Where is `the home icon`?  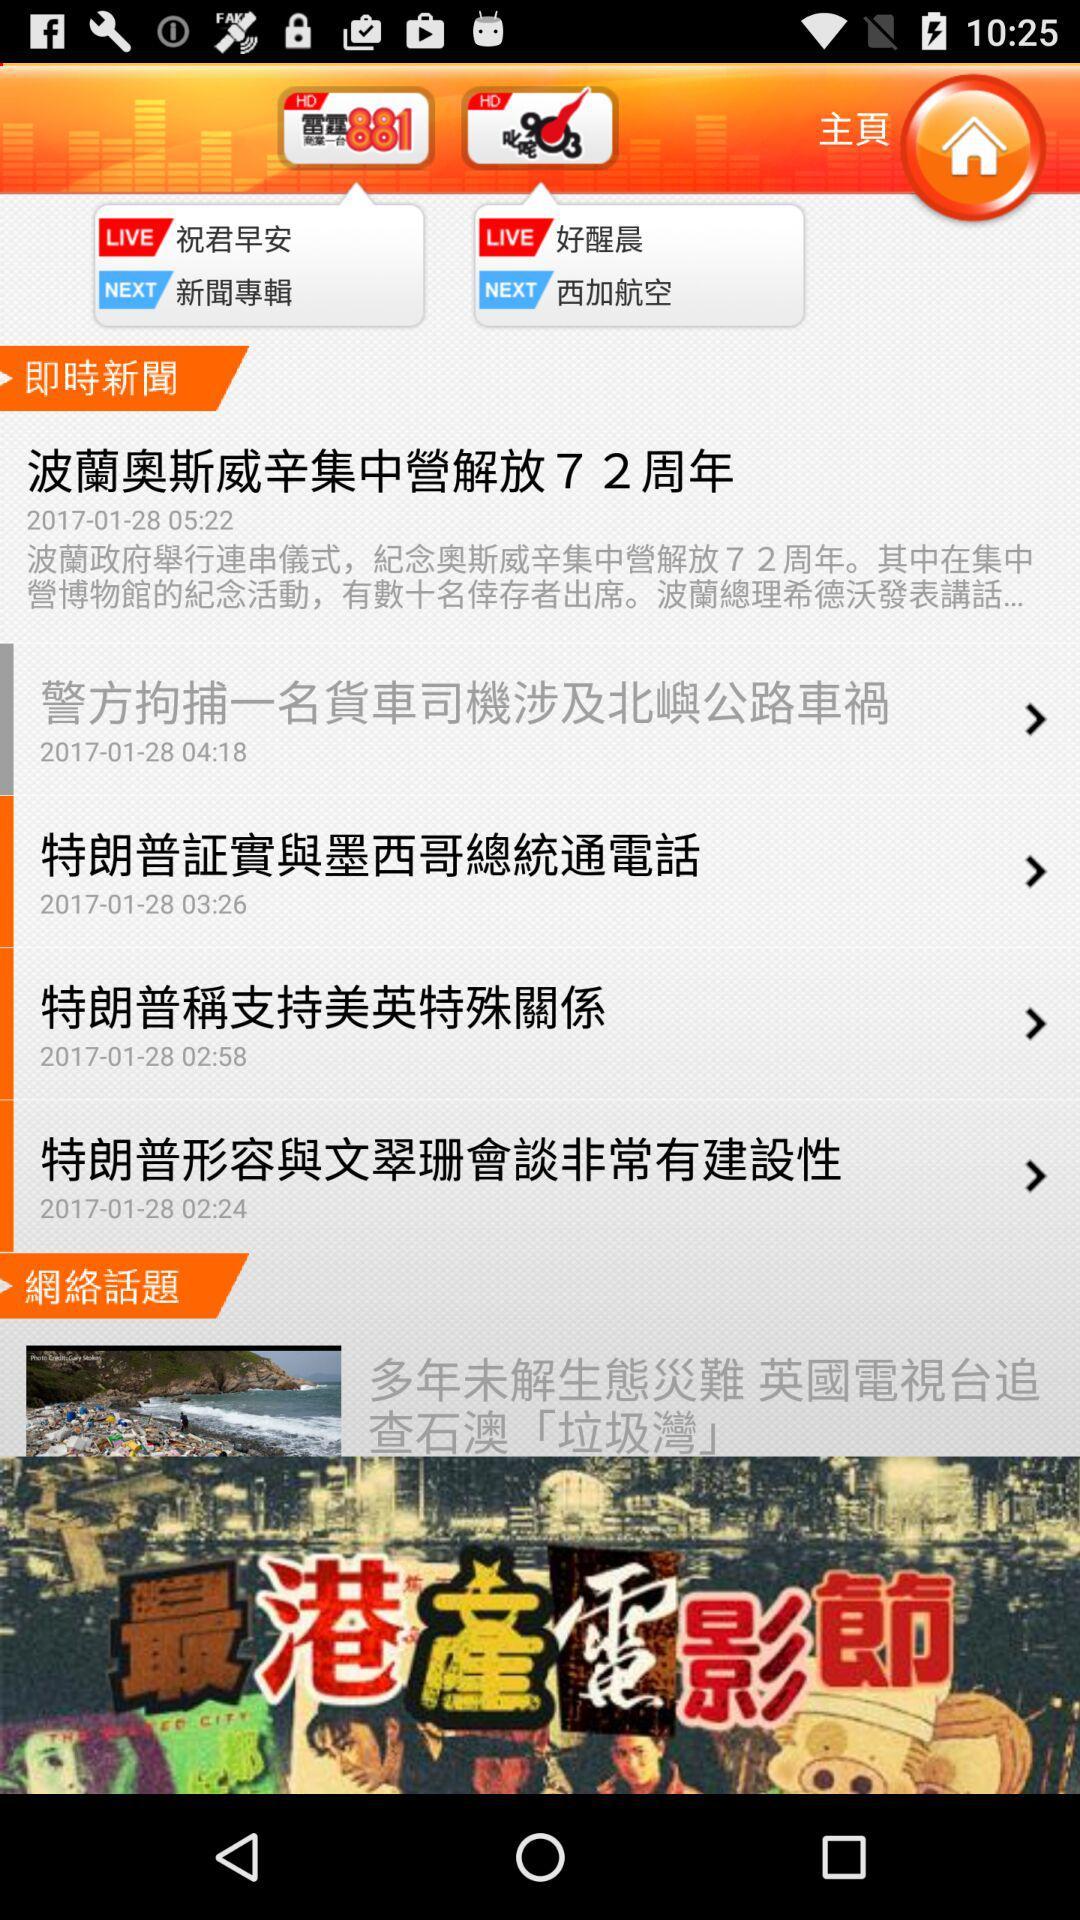 the home icon is located at coordinates (971, 160).